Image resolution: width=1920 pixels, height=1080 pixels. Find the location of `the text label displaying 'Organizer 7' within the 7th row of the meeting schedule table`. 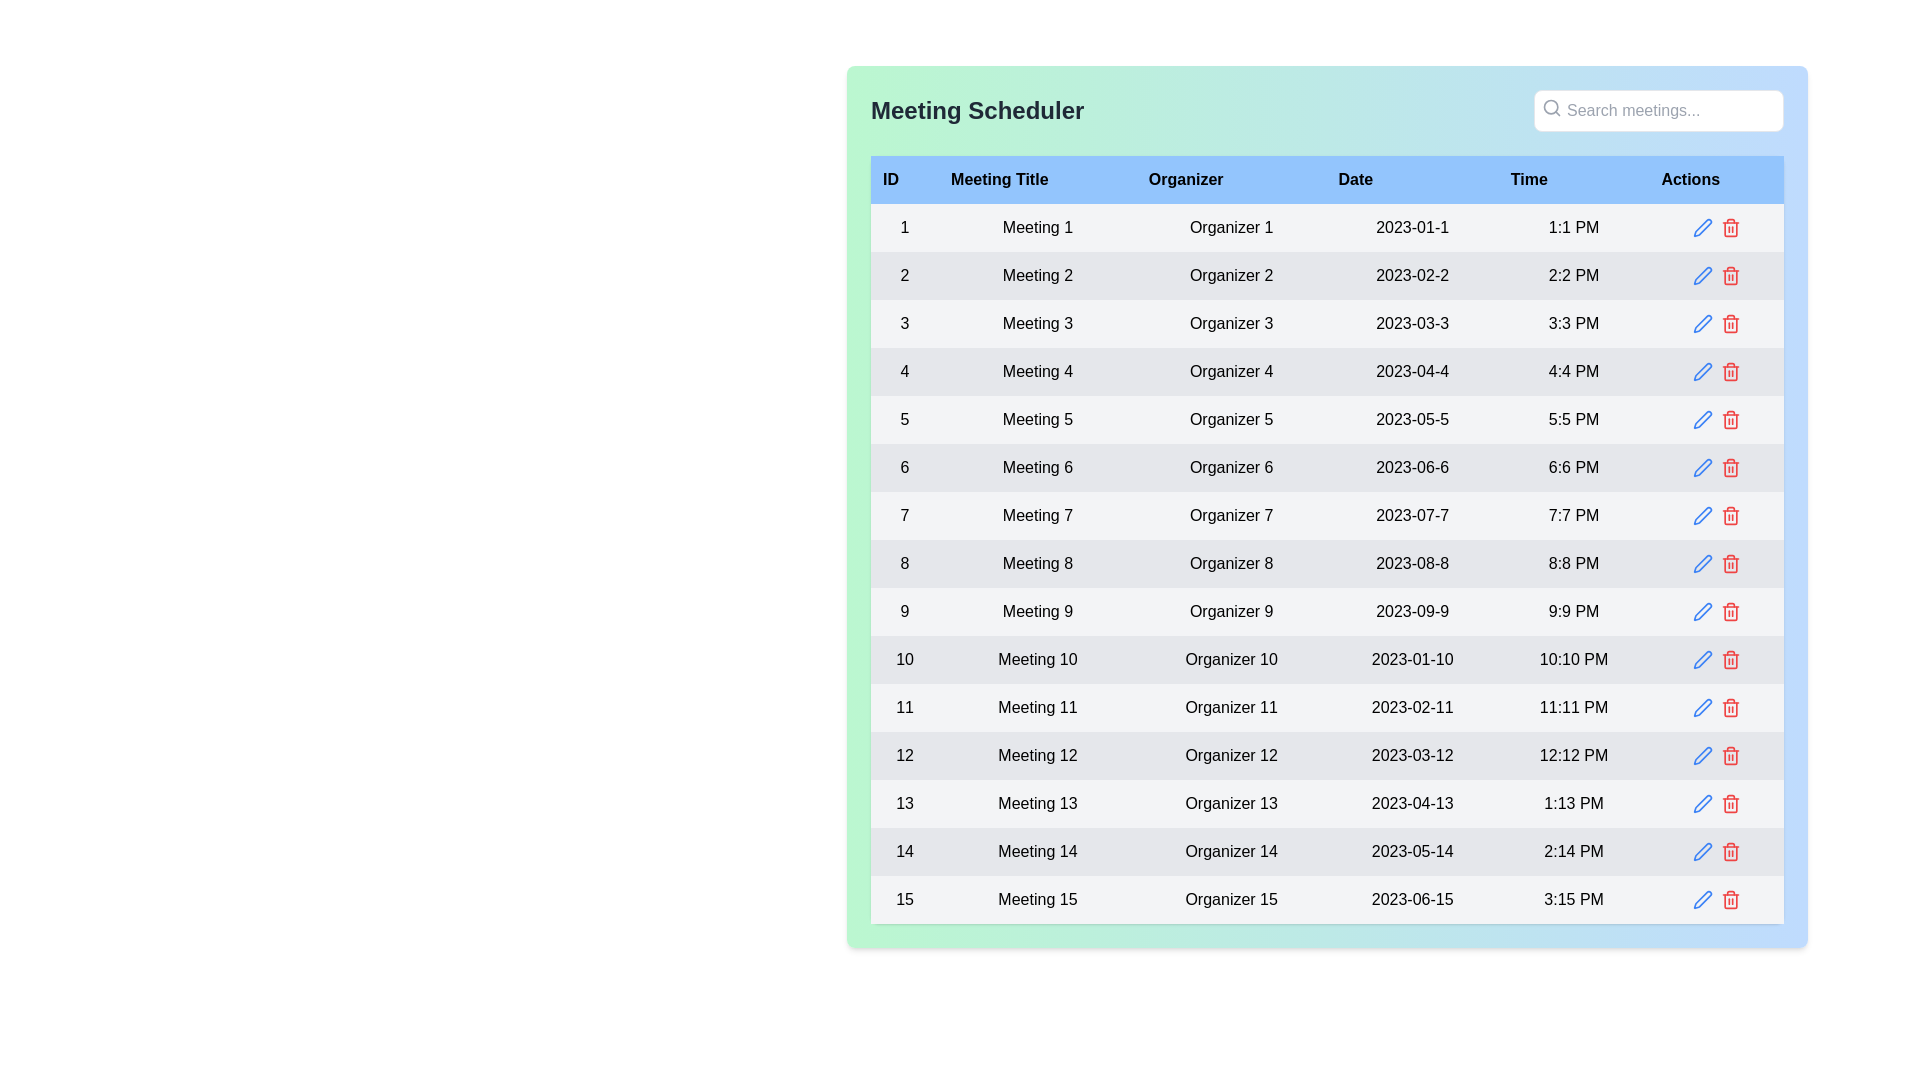

the text label displaying 'Organizer 7' within the 7th row of the meeting schedule table is located at coordinates (1230, 515).